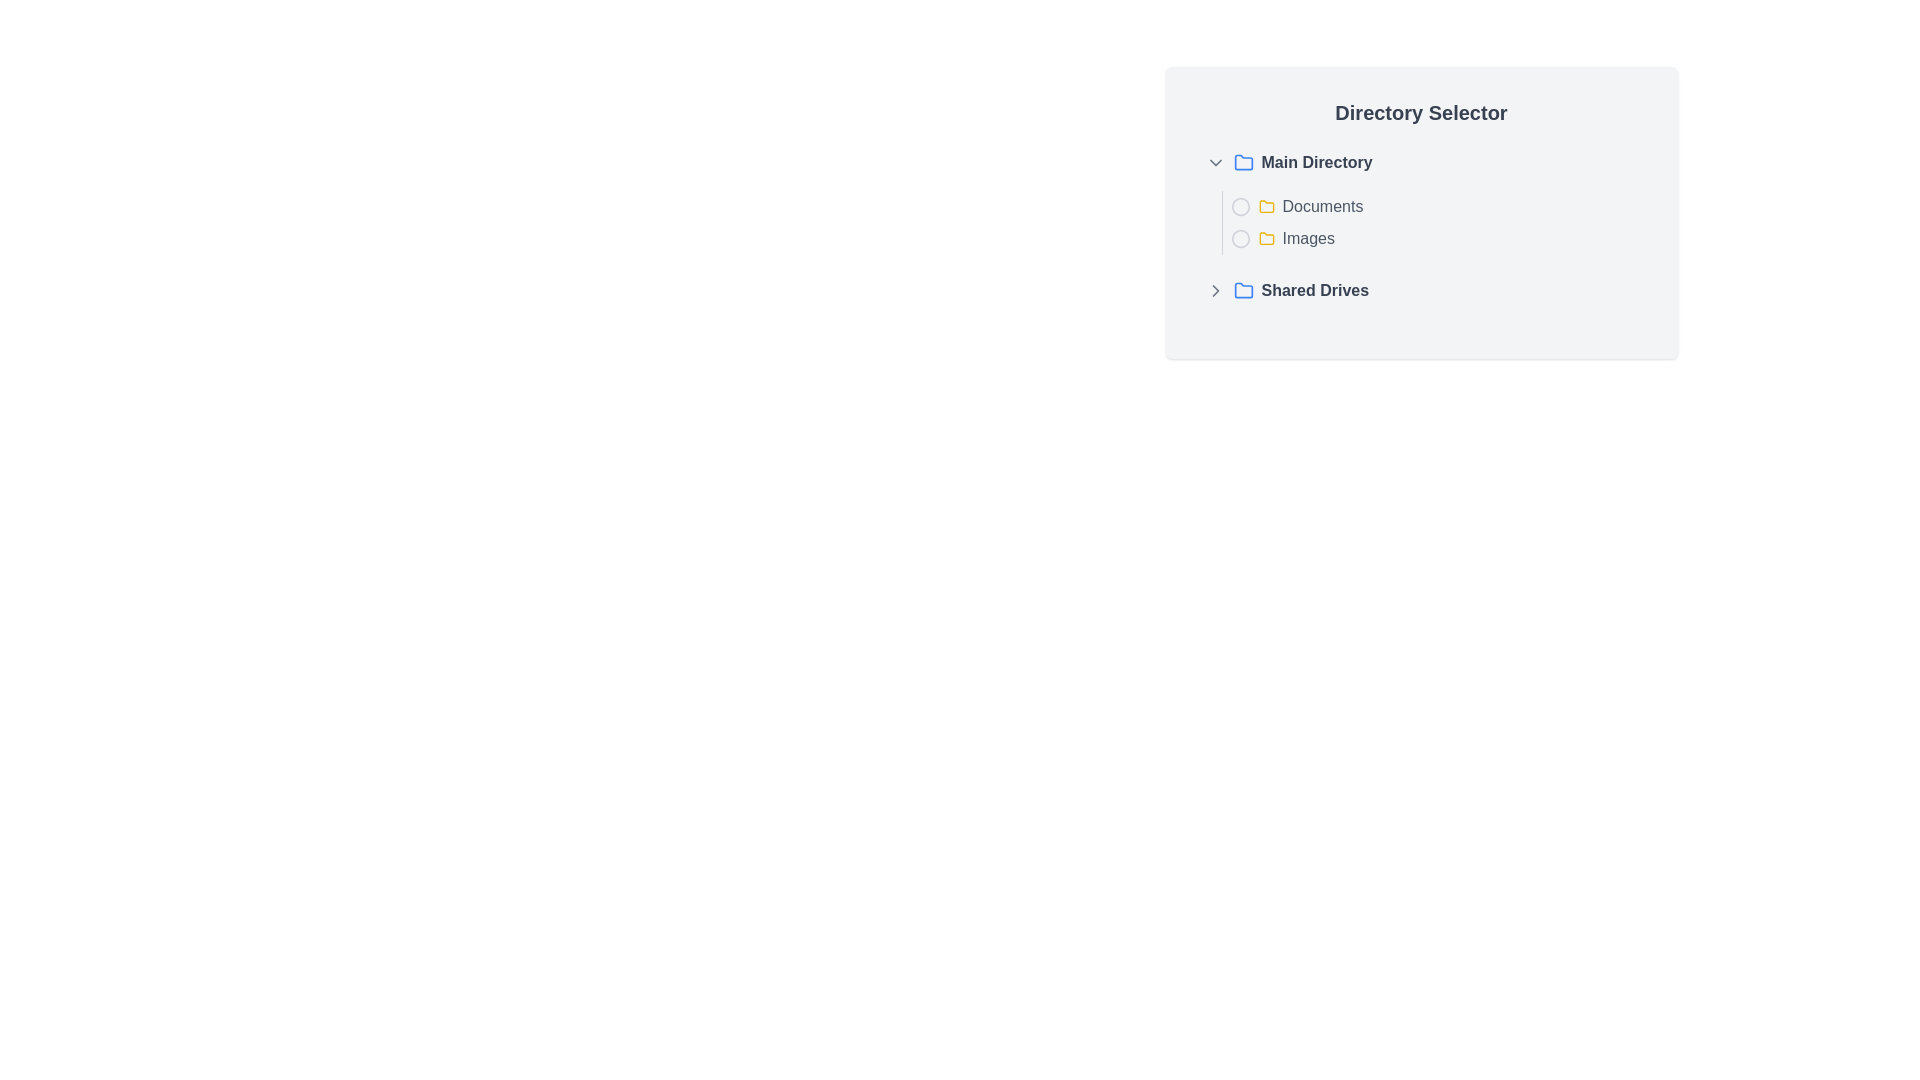 The width and height of the screenshot is (1920, 1080). I want to click on the downward-pointing chevron icon, so click(1214, 161).